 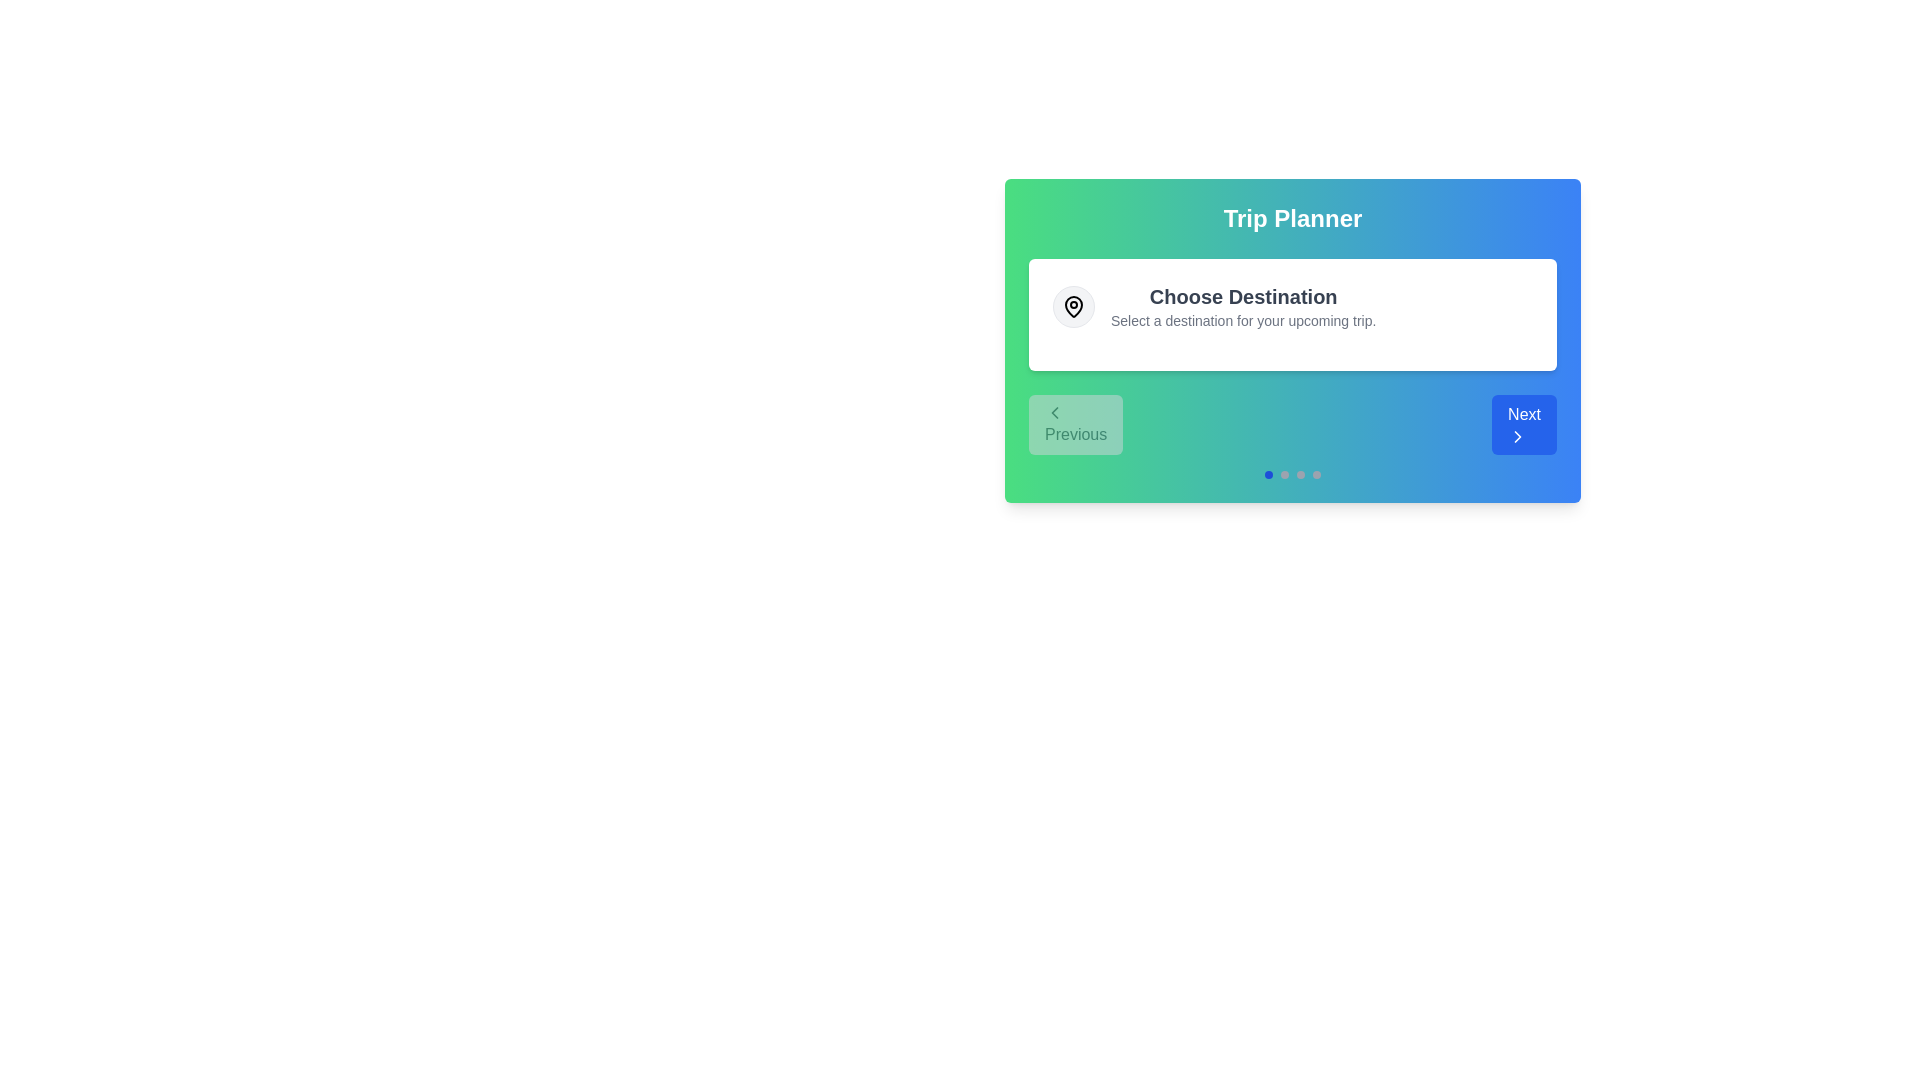 I want to click on the right-pointing chevron icon within the blue 'Next' button located in the bottom-right corner of the interface card, so click(x=1518, y=435).